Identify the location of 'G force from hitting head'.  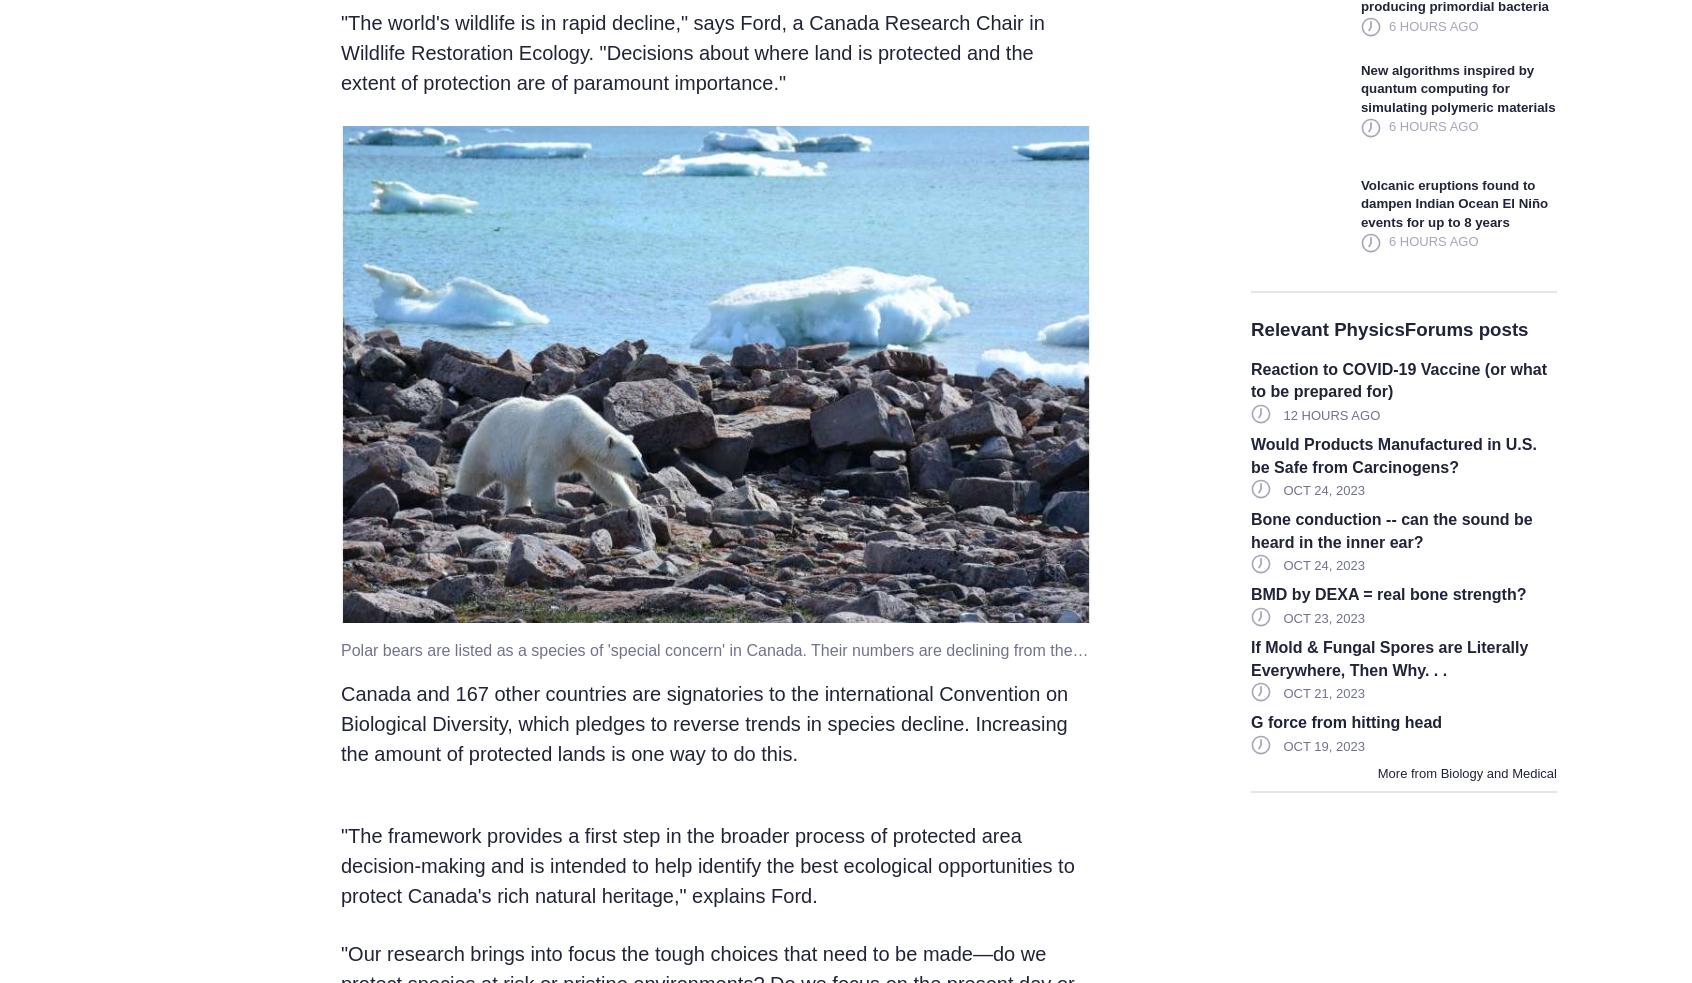
(1345, 721).